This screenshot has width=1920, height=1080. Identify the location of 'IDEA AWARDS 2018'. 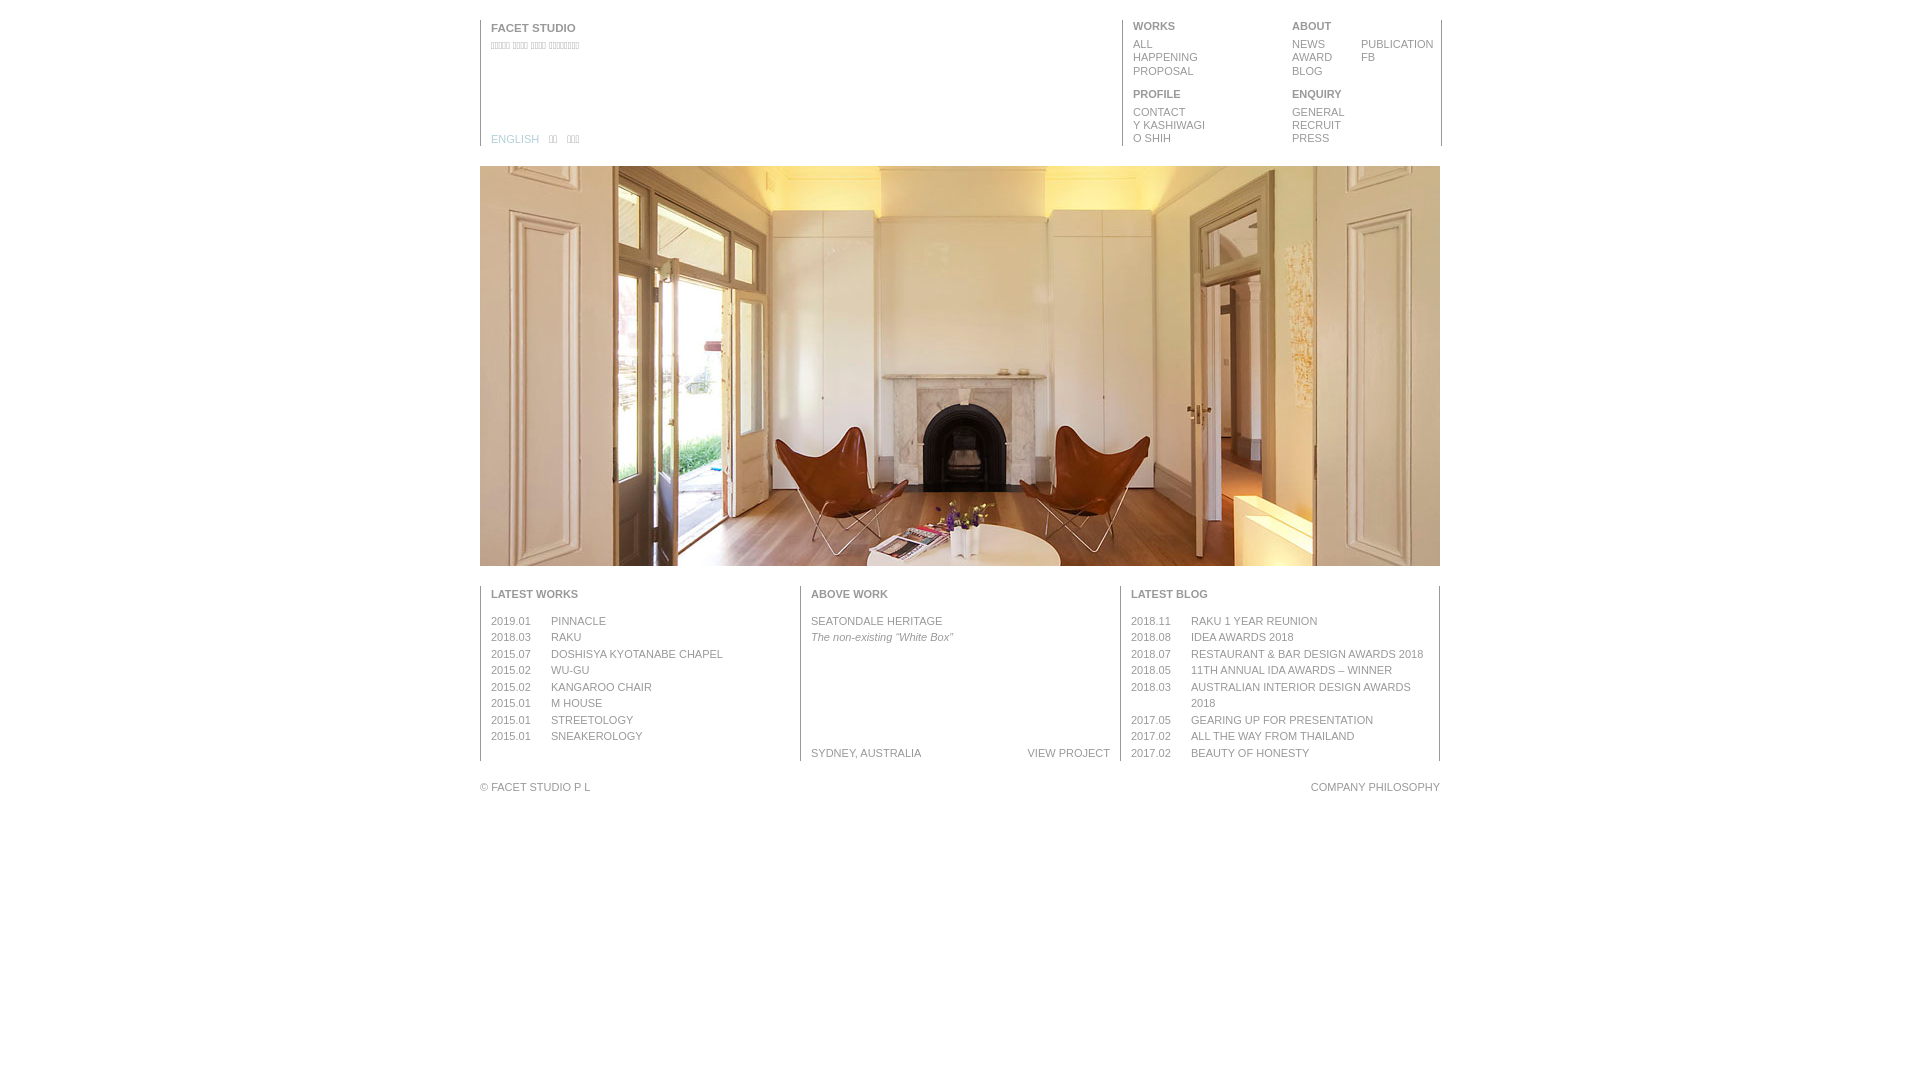
(1310, 637).